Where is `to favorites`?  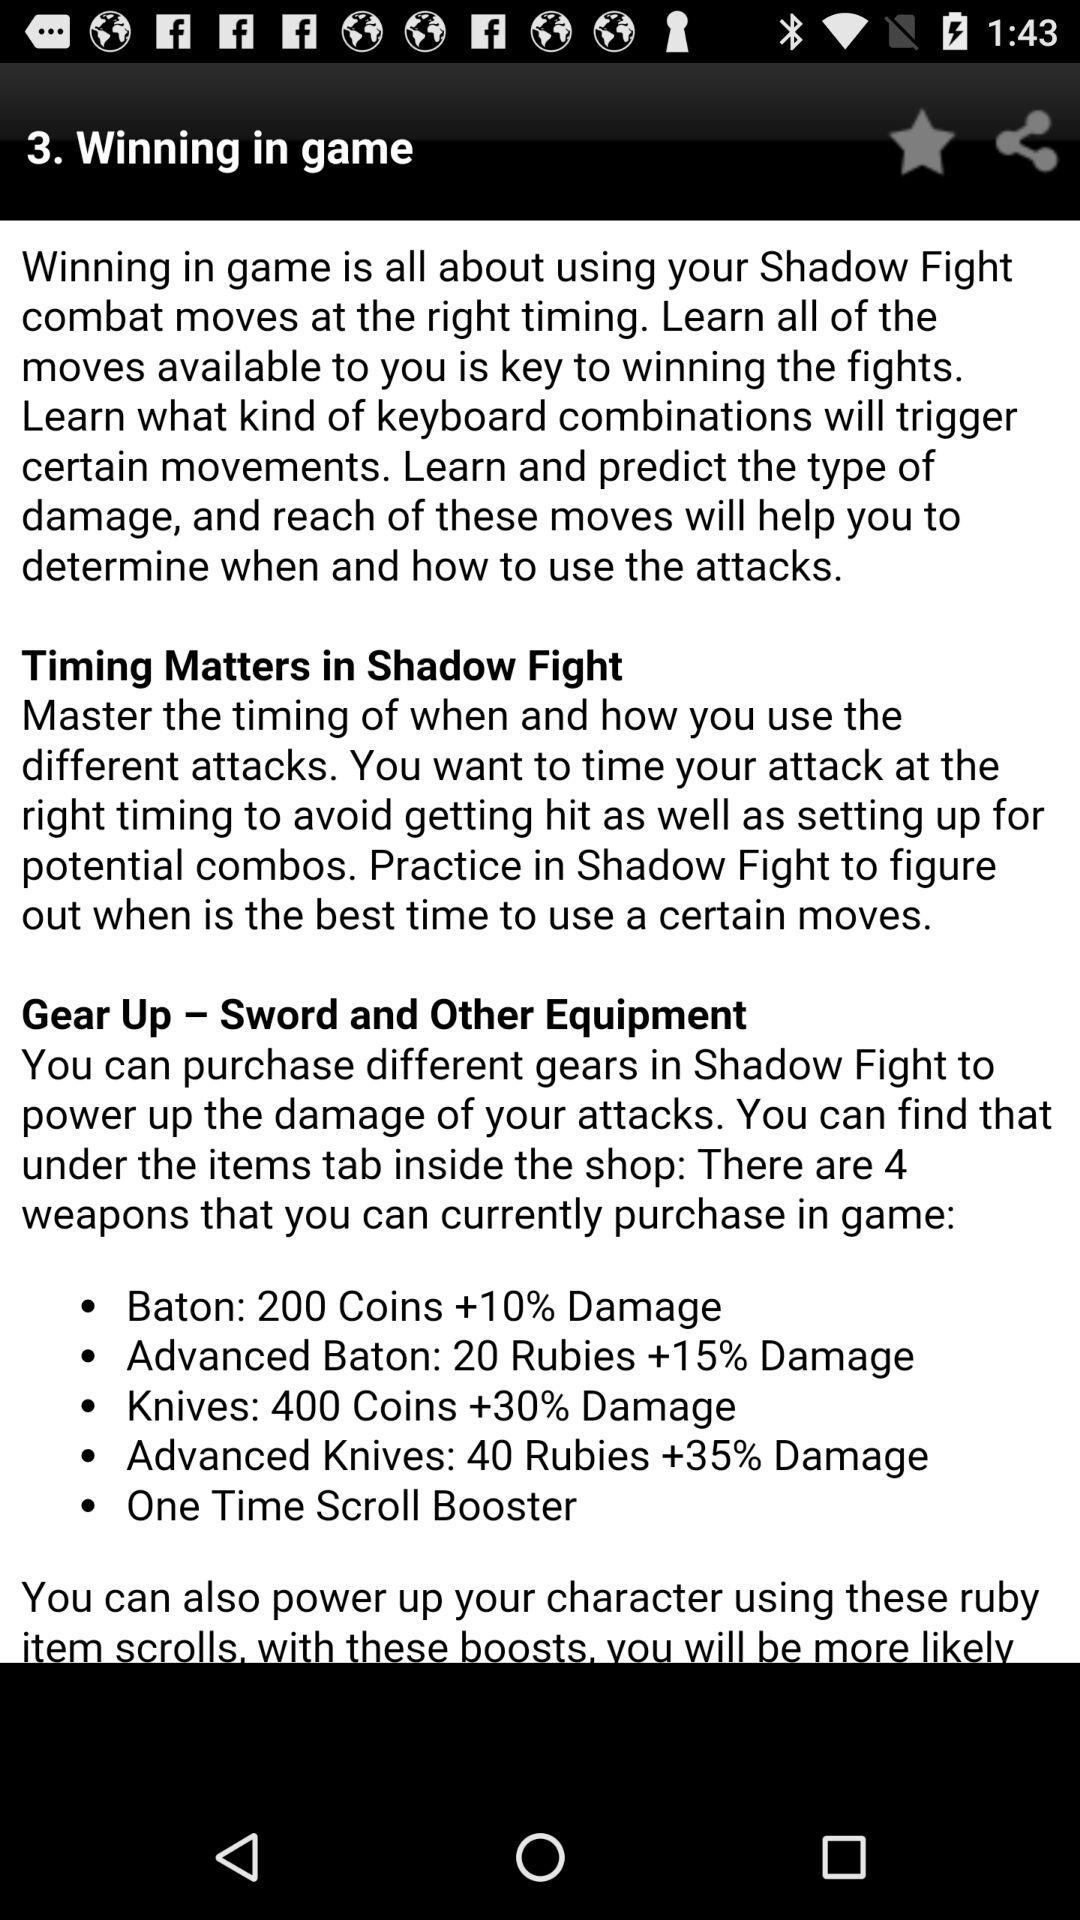 to favorites is located at coordinates (922, 140).